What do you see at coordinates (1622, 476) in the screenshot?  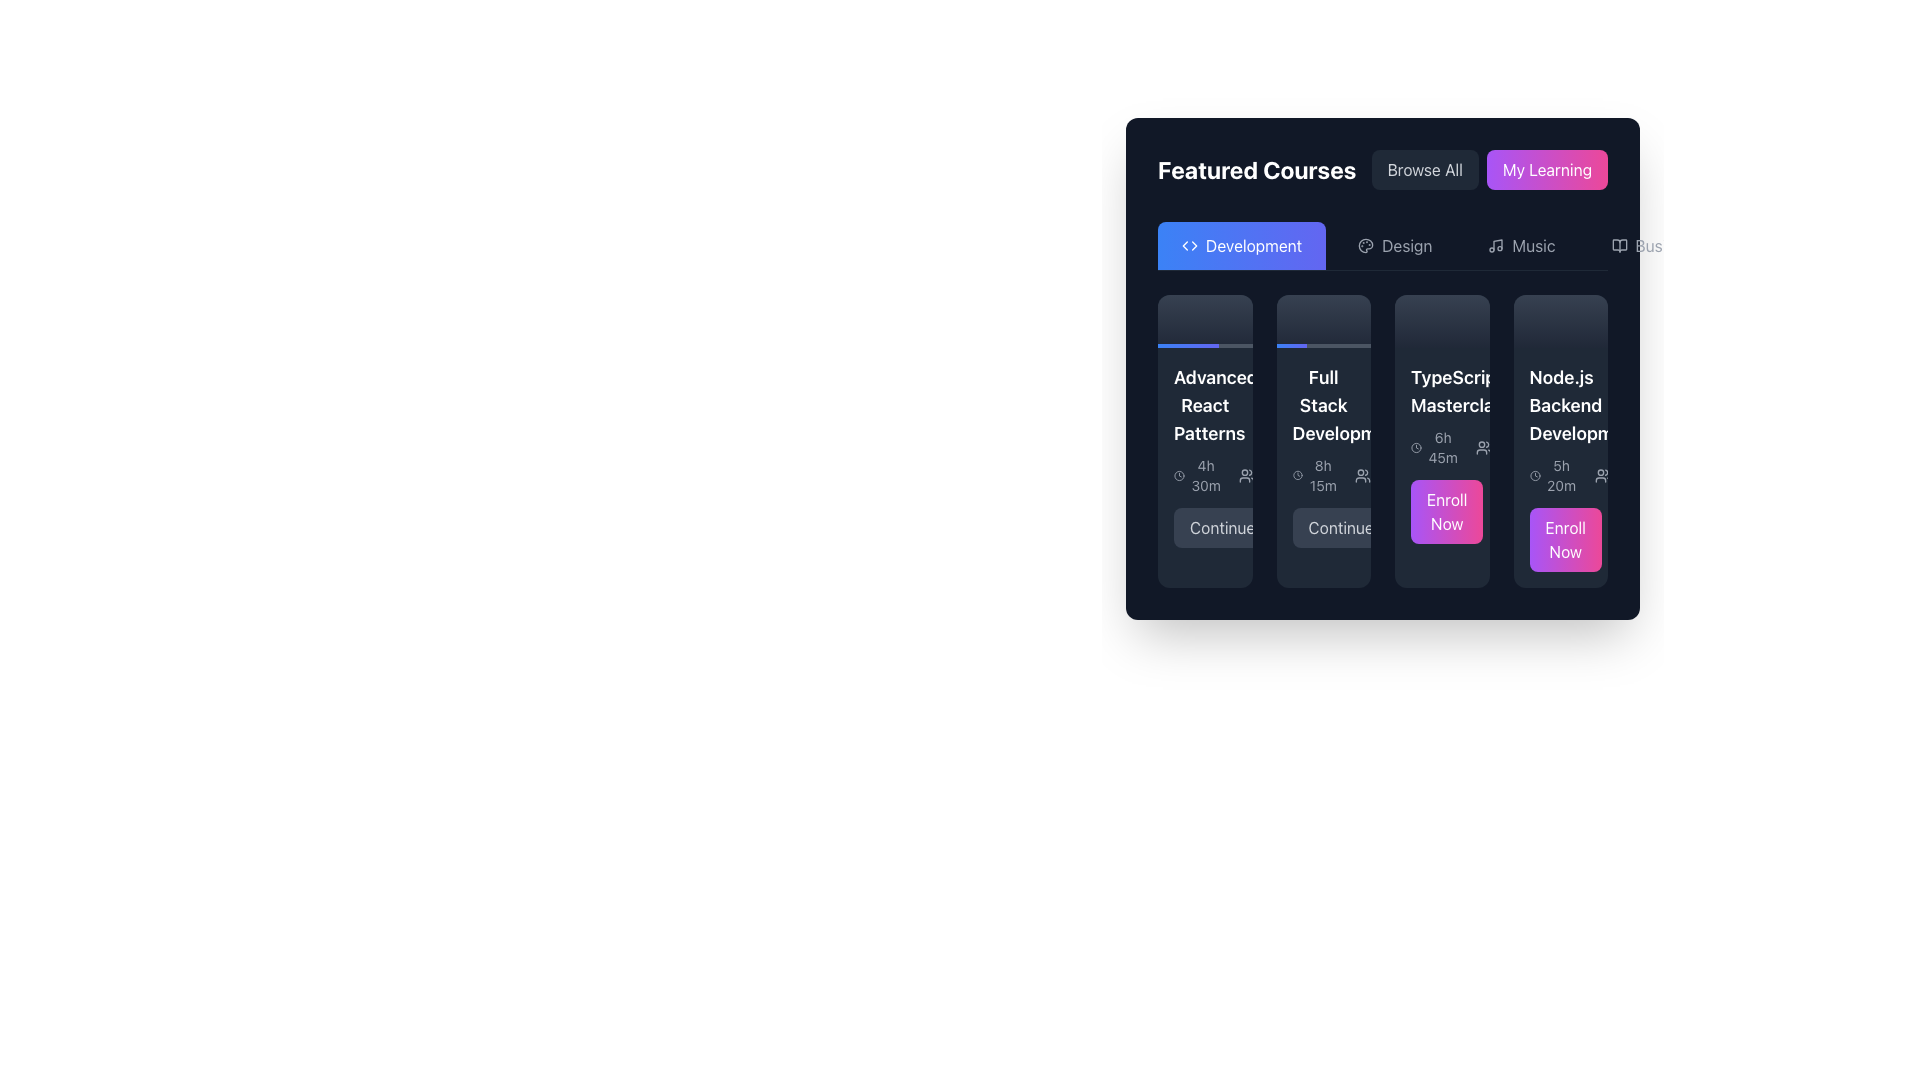 I see `the Statistic display element that shows the number of users or participants in the bottom-right area of the Node.js Backend Development card` at bounding box center [1622, 476].